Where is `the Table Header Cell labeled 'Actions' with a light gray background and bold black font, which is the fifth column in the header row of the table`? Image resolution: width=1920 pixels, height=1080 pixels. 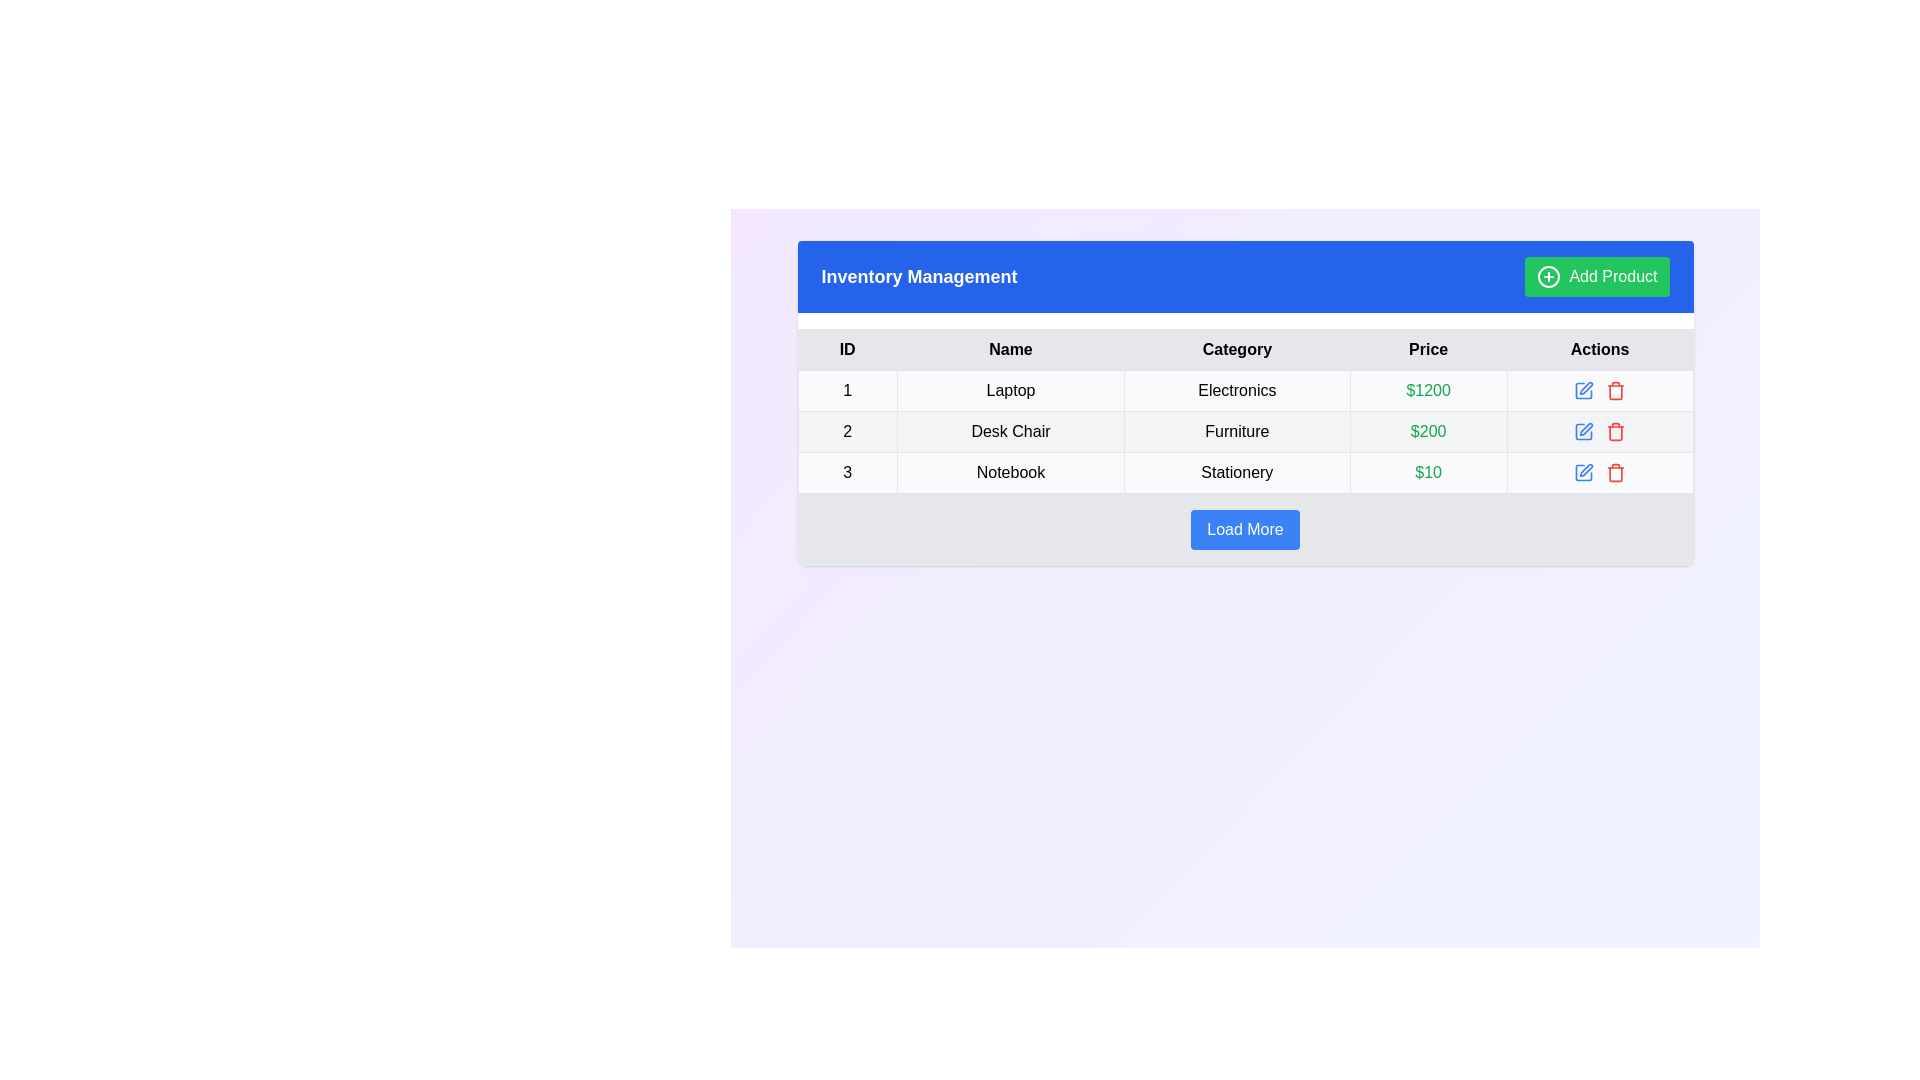
the Table Header Cell labeled 'Actions' with a light gray background and bold black font, which is the fifth column in the header row of the table is located at coordinates (1600, 349).